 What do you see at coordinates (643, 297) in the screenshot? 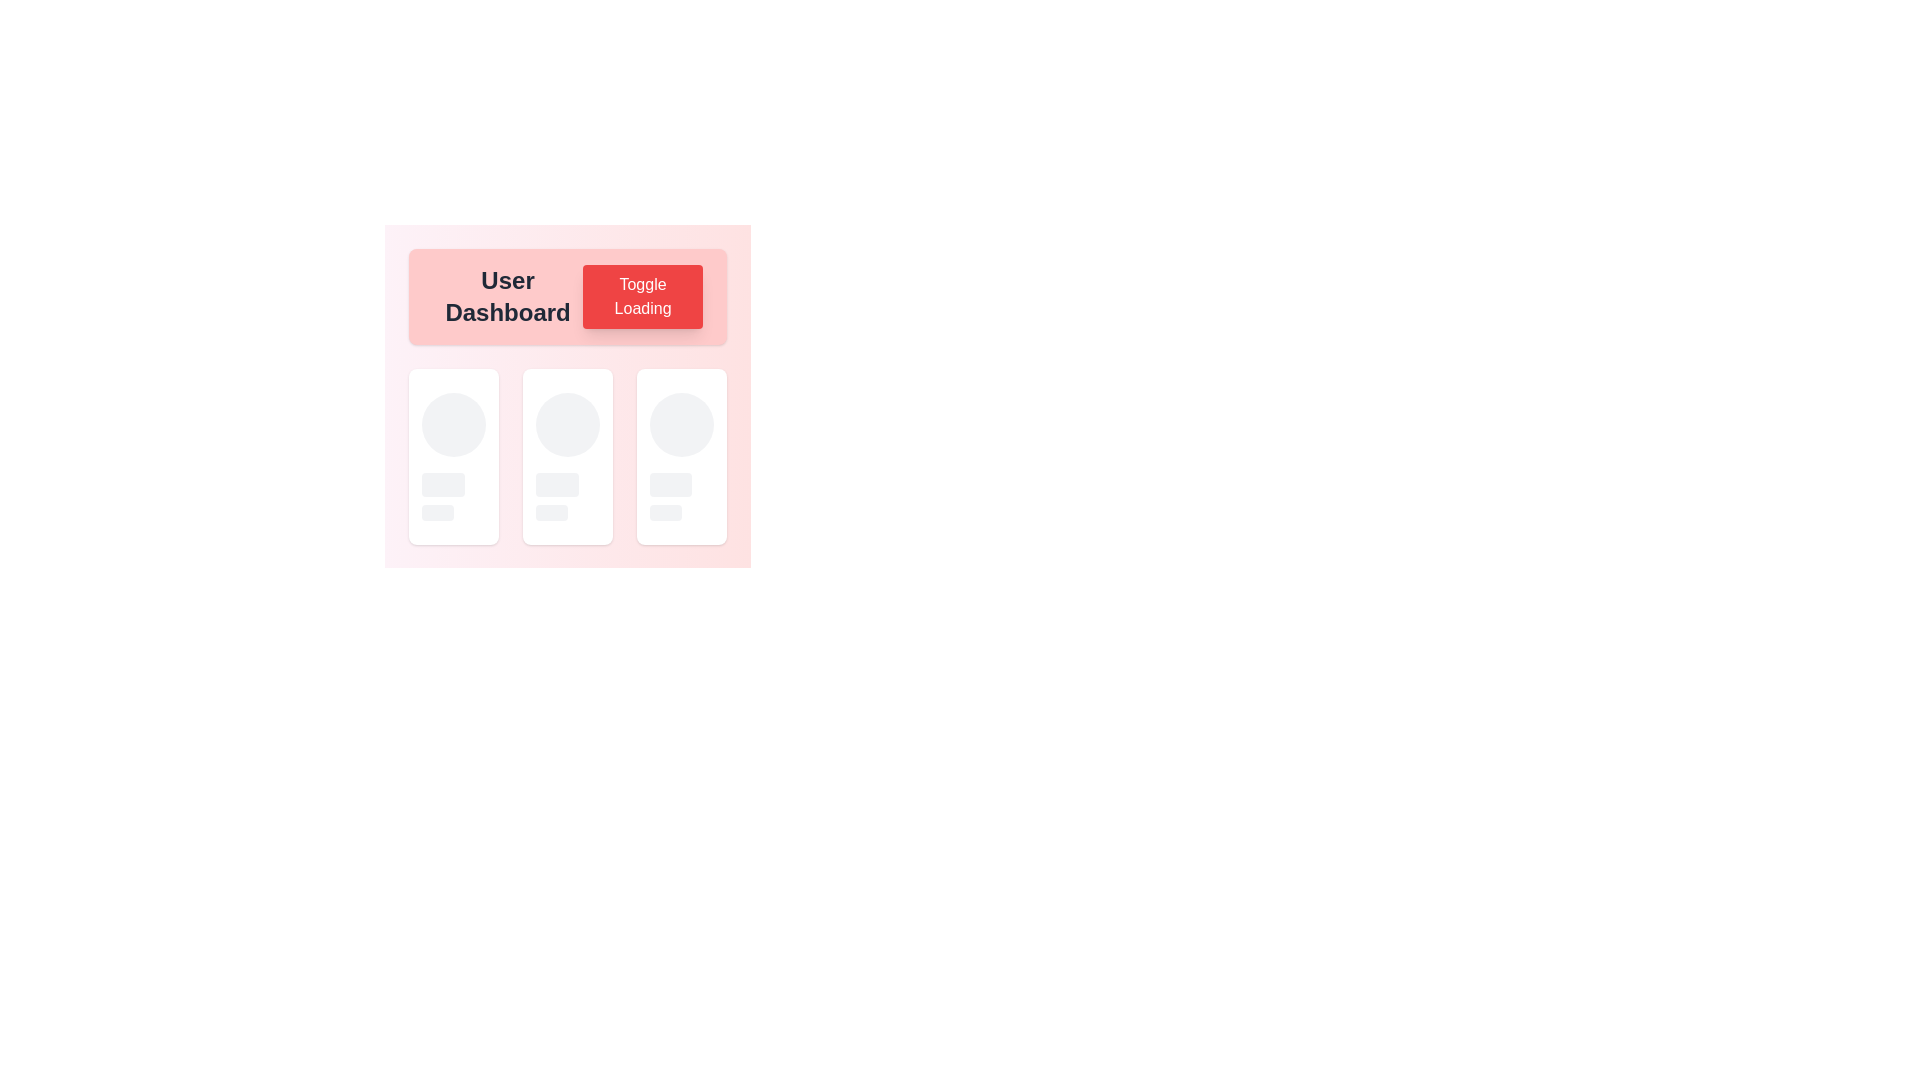
I see `the toggle button located on the right side of the 'User Dashboard' header` at bounding box center [643, 297].